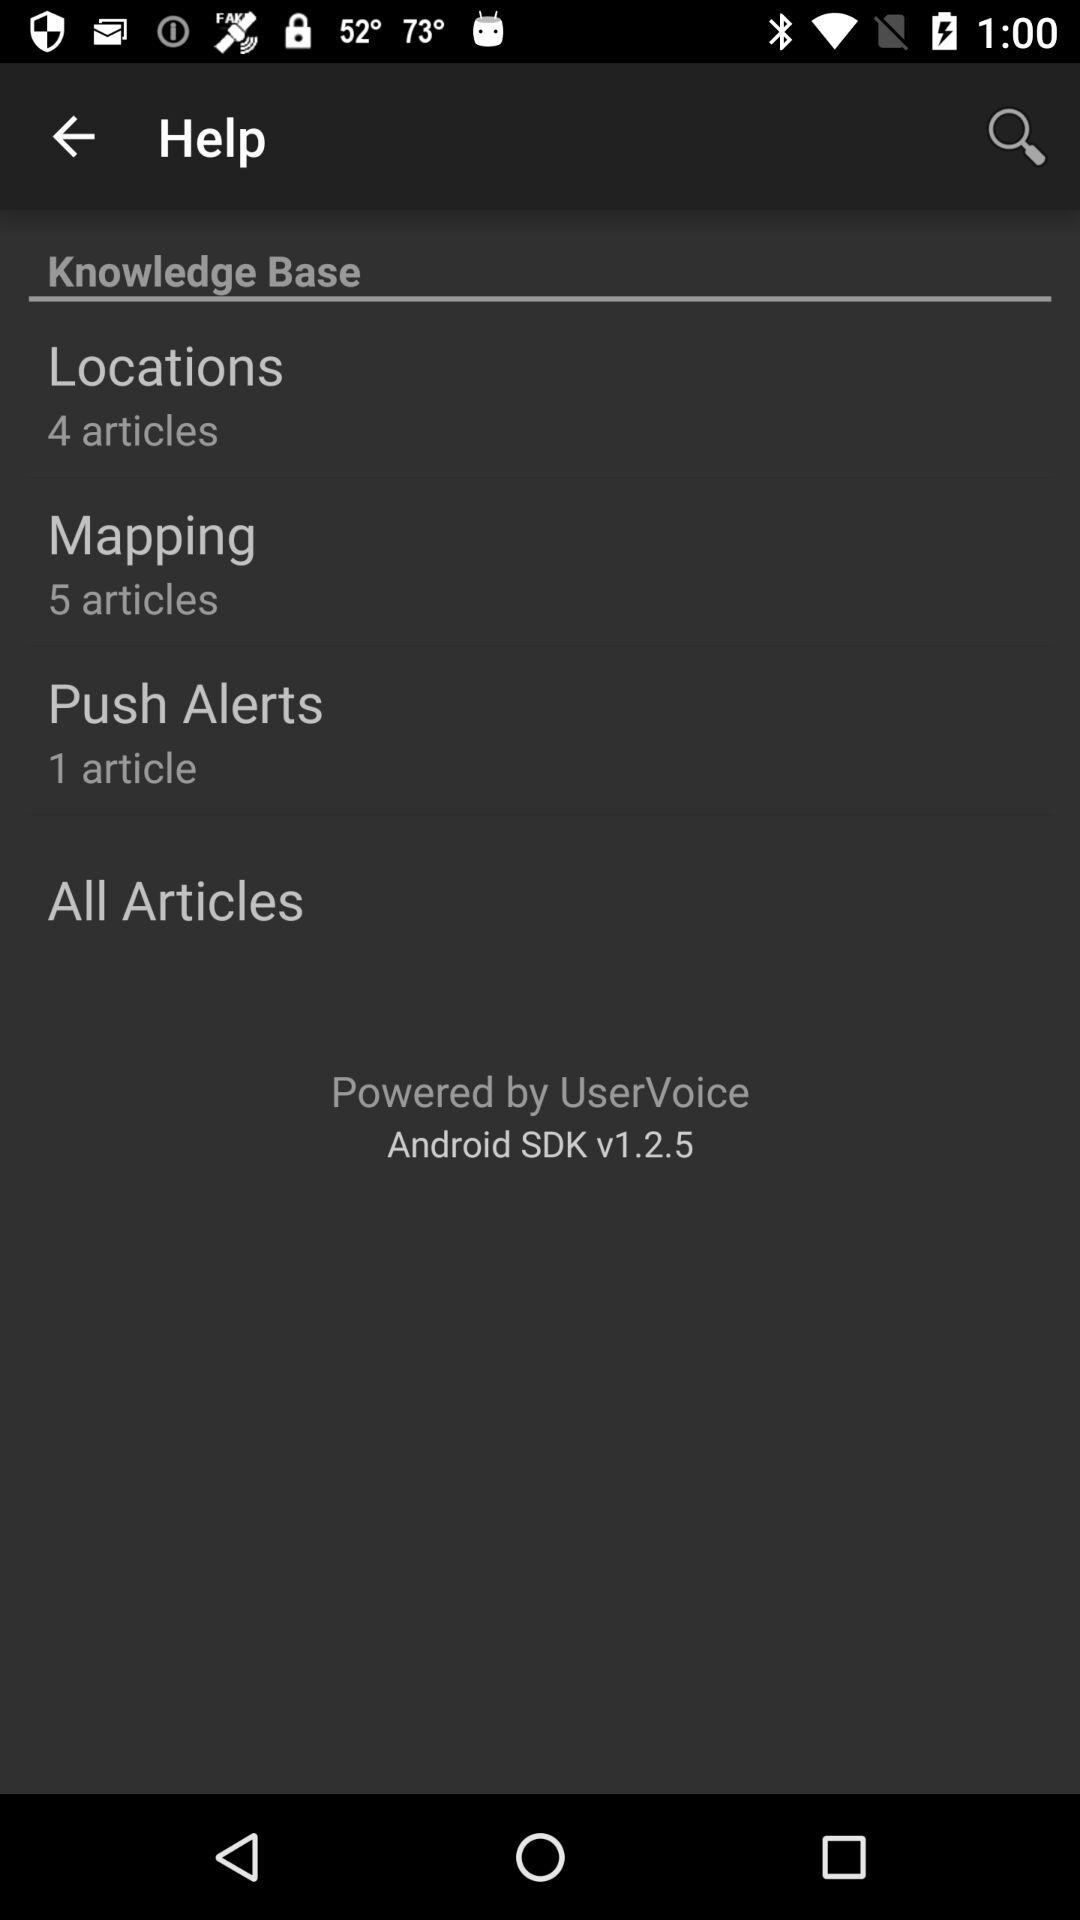 This screenshot has height=1920, width=1080. Describe the element at coordinates (174, 897) in the screenshot. I see `the all articles icon` at that location.